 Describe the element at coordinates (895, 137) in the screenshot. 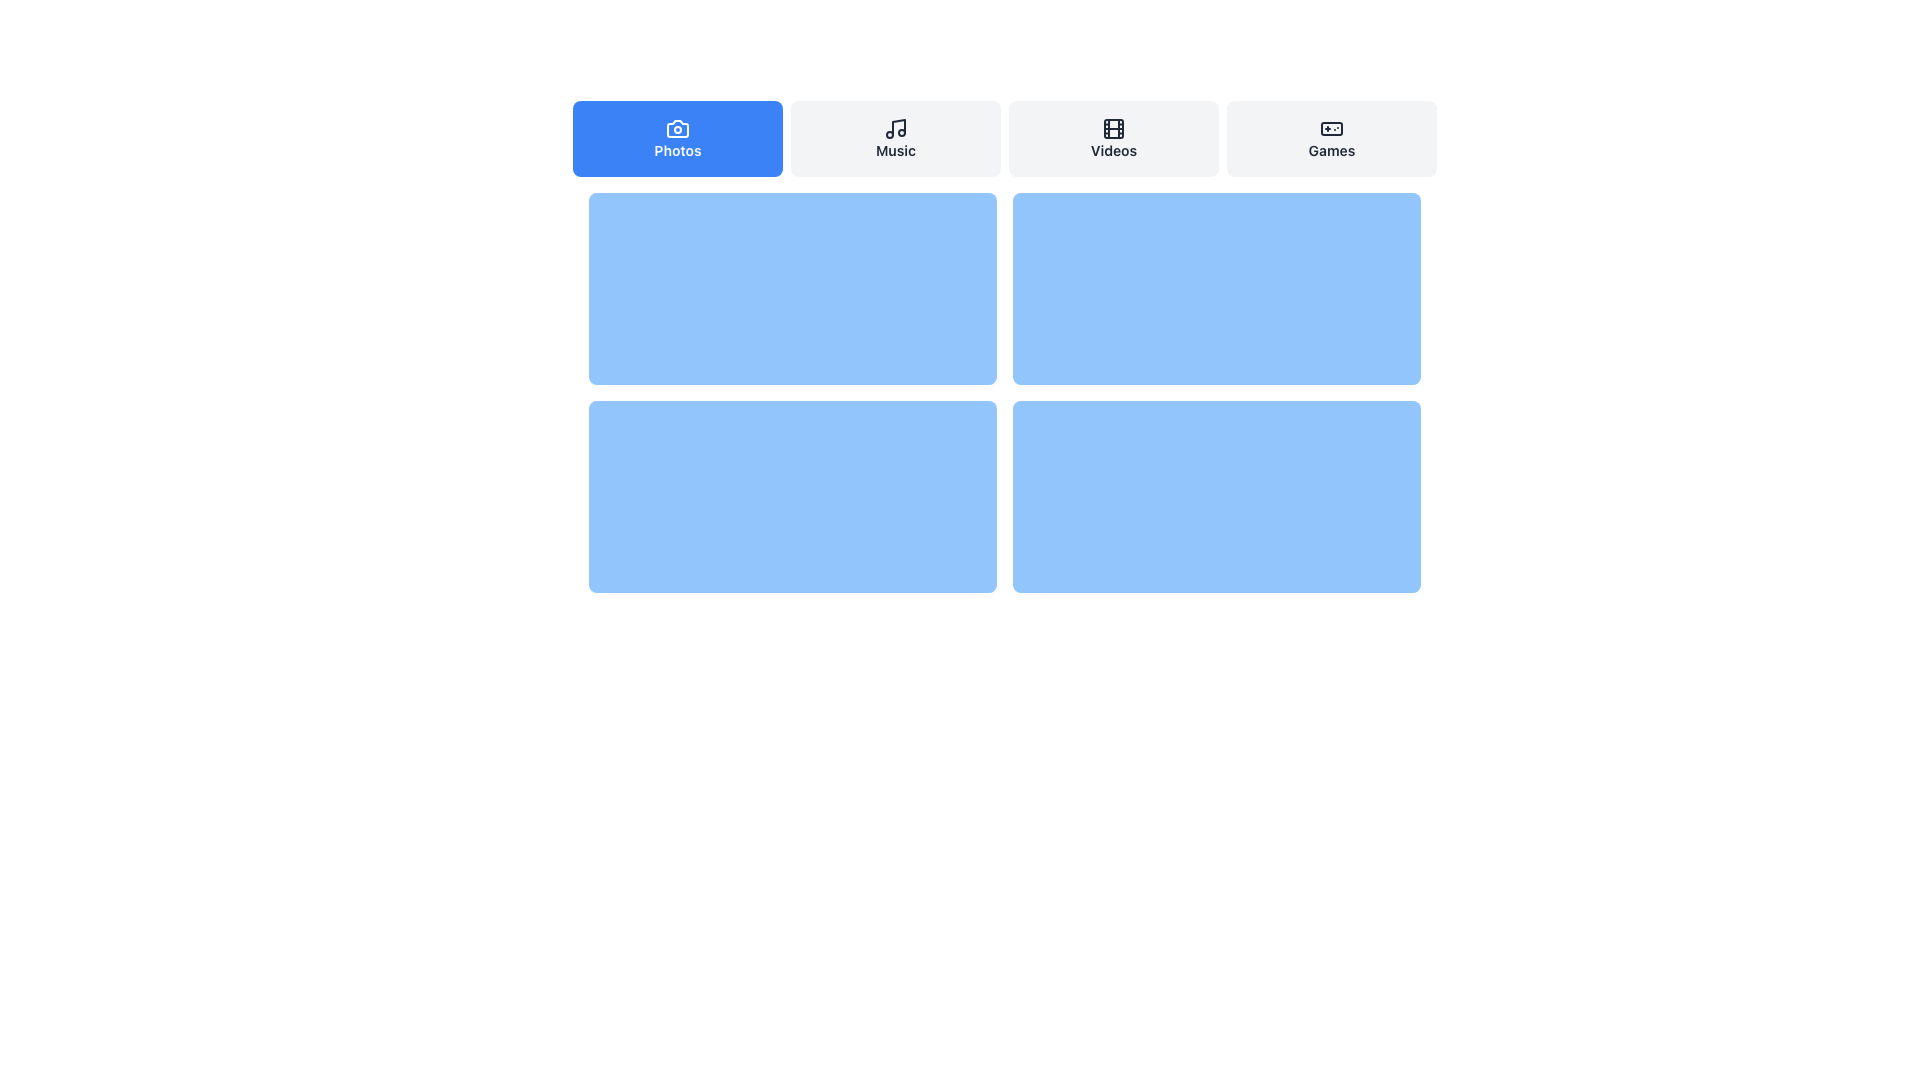

I see `the 'Music' button located between the 'Photos' and 'Videos' buttons at the upper section of the interface` at that location.